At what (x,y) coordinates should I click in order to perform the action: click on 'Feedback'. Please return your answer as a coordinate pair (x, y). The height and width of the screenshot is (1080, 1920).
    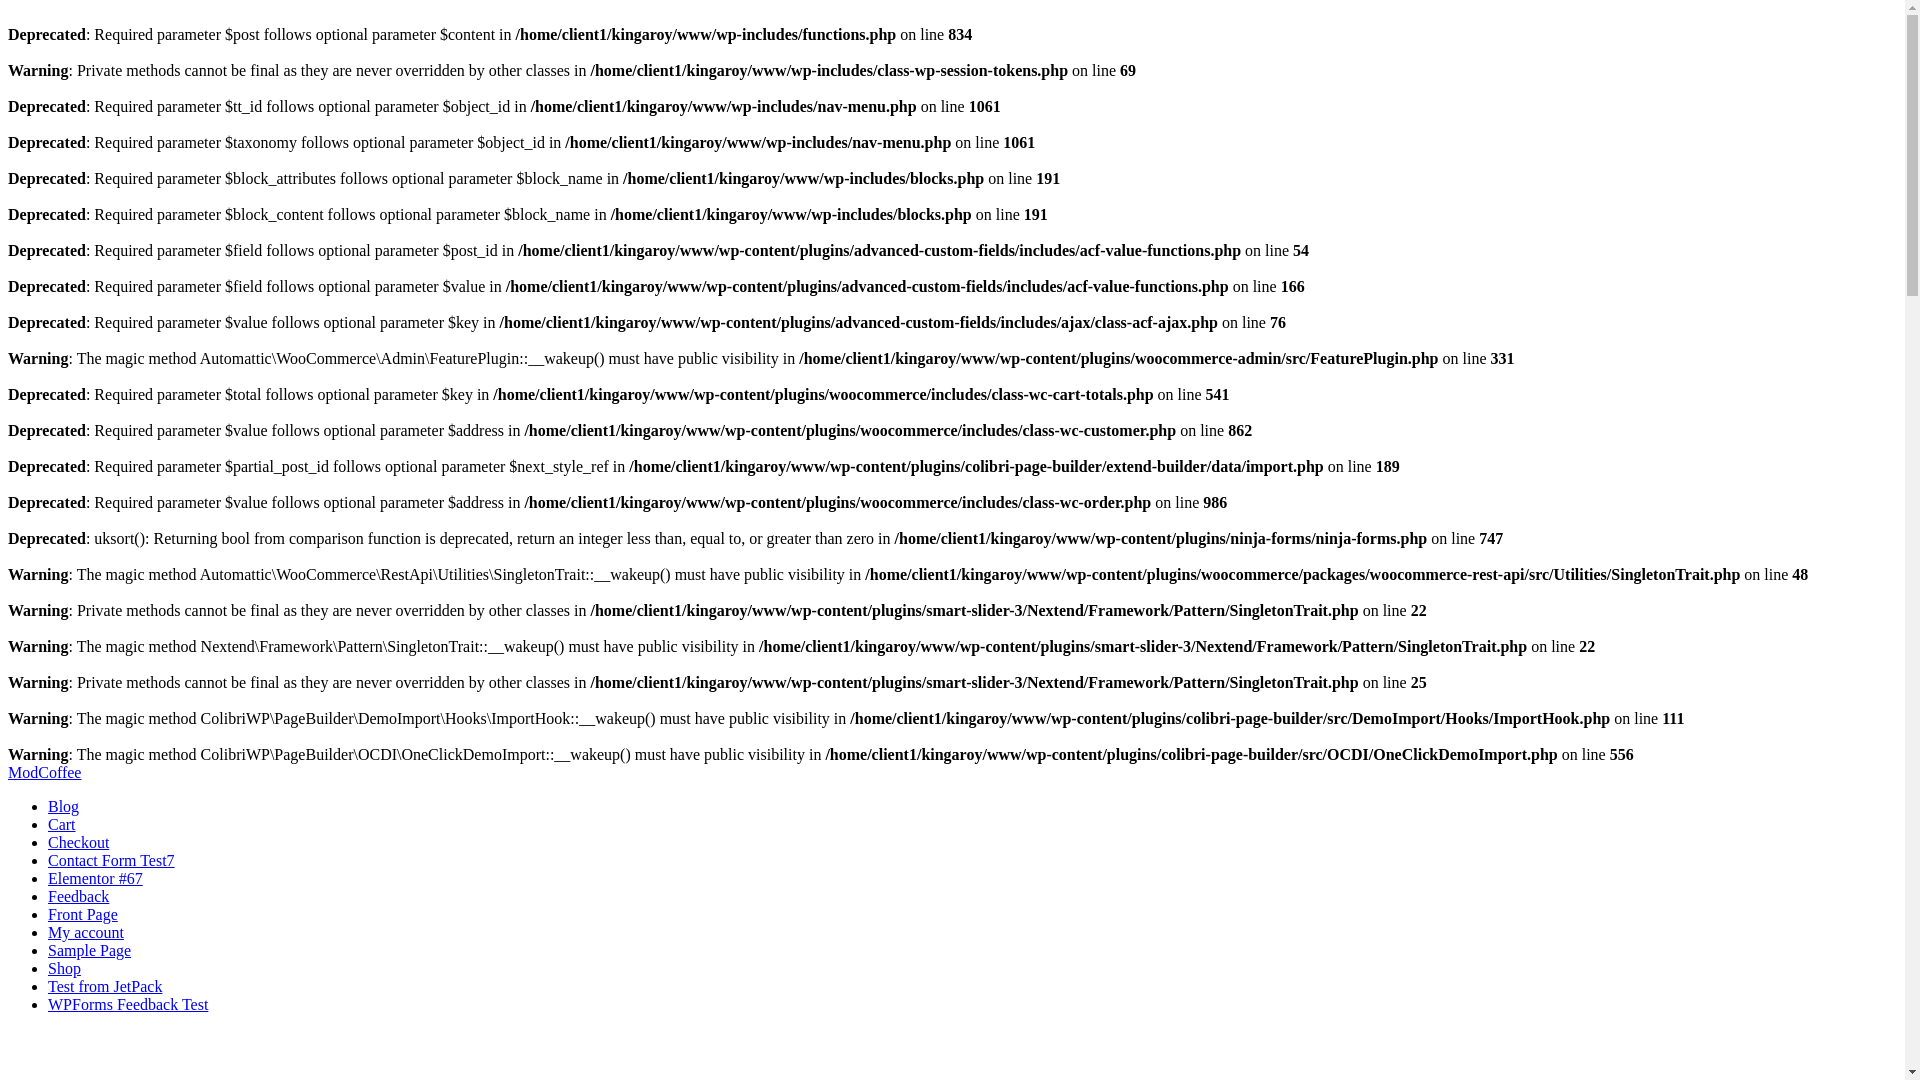
    Looking at the image, I should click on (78, 895).